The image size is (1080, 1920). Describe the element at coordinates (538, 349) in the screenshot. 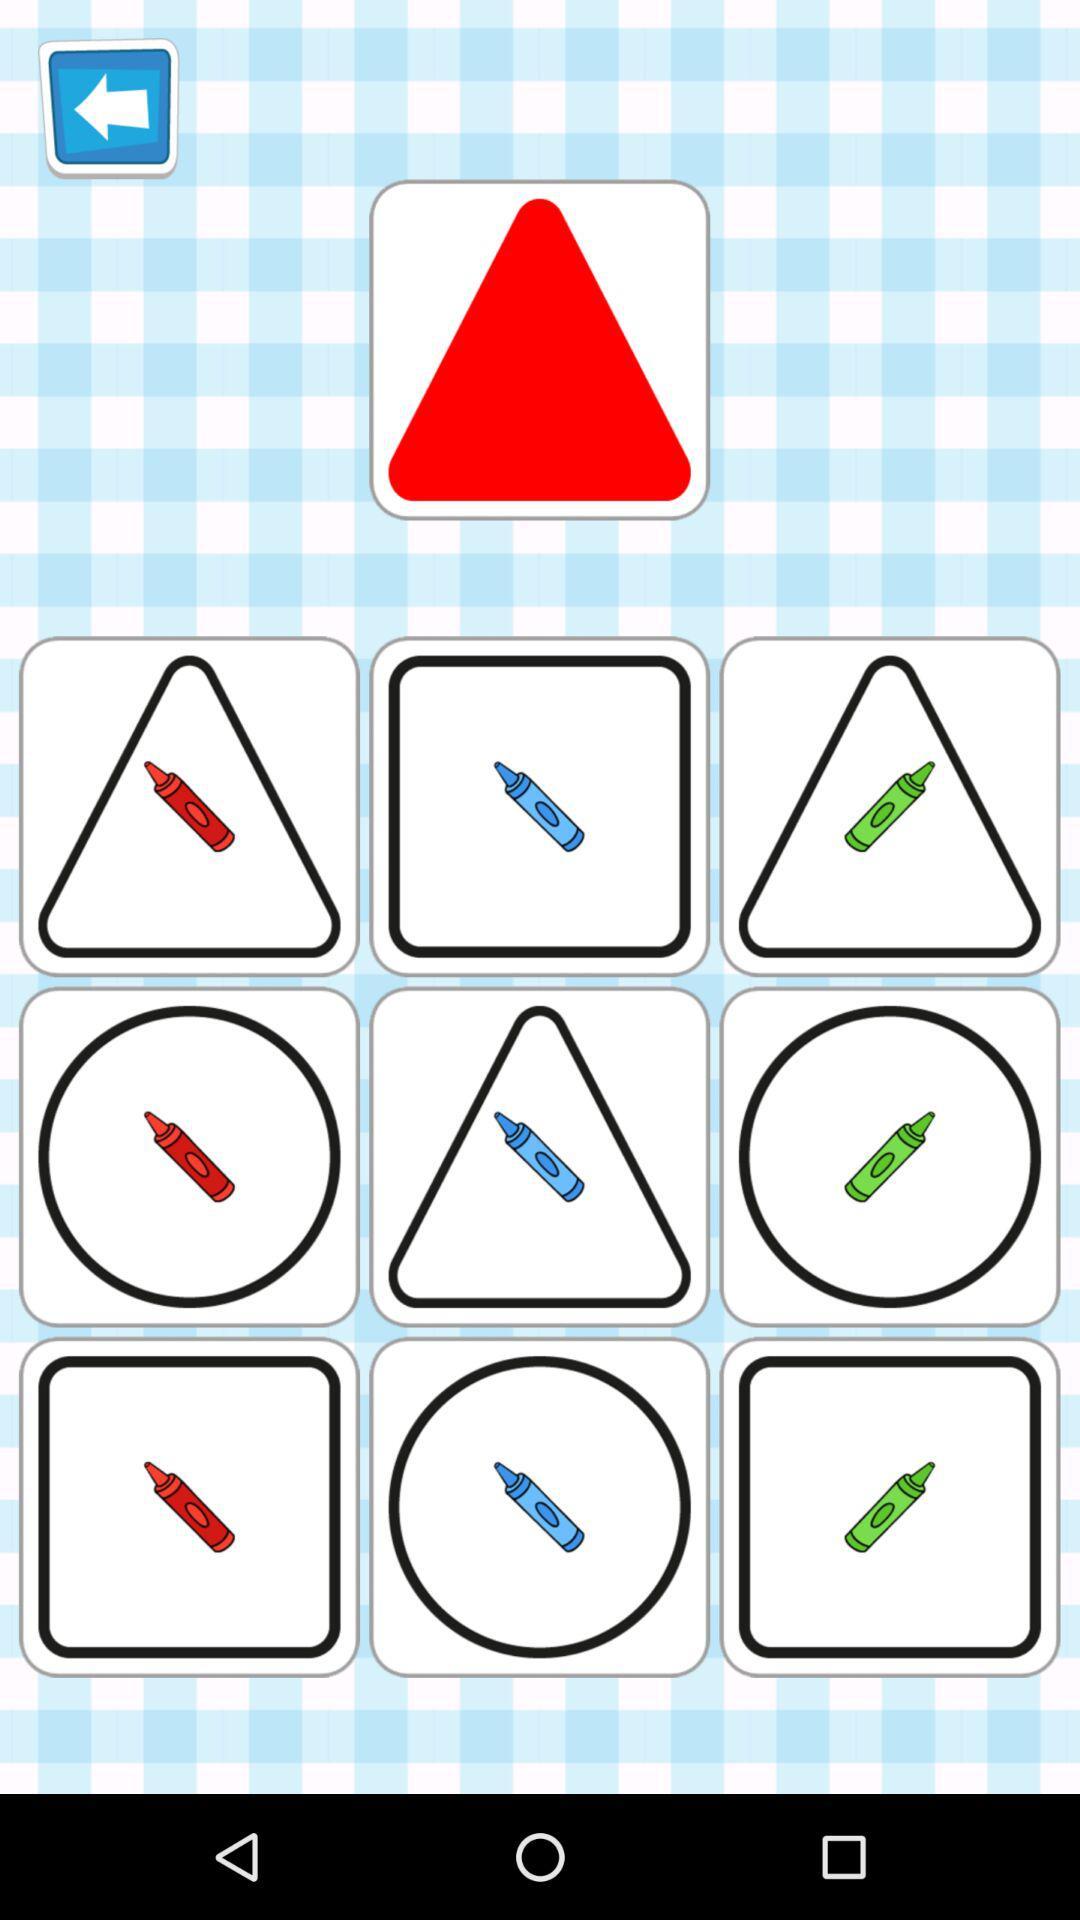

I see `red triangle` at that location.